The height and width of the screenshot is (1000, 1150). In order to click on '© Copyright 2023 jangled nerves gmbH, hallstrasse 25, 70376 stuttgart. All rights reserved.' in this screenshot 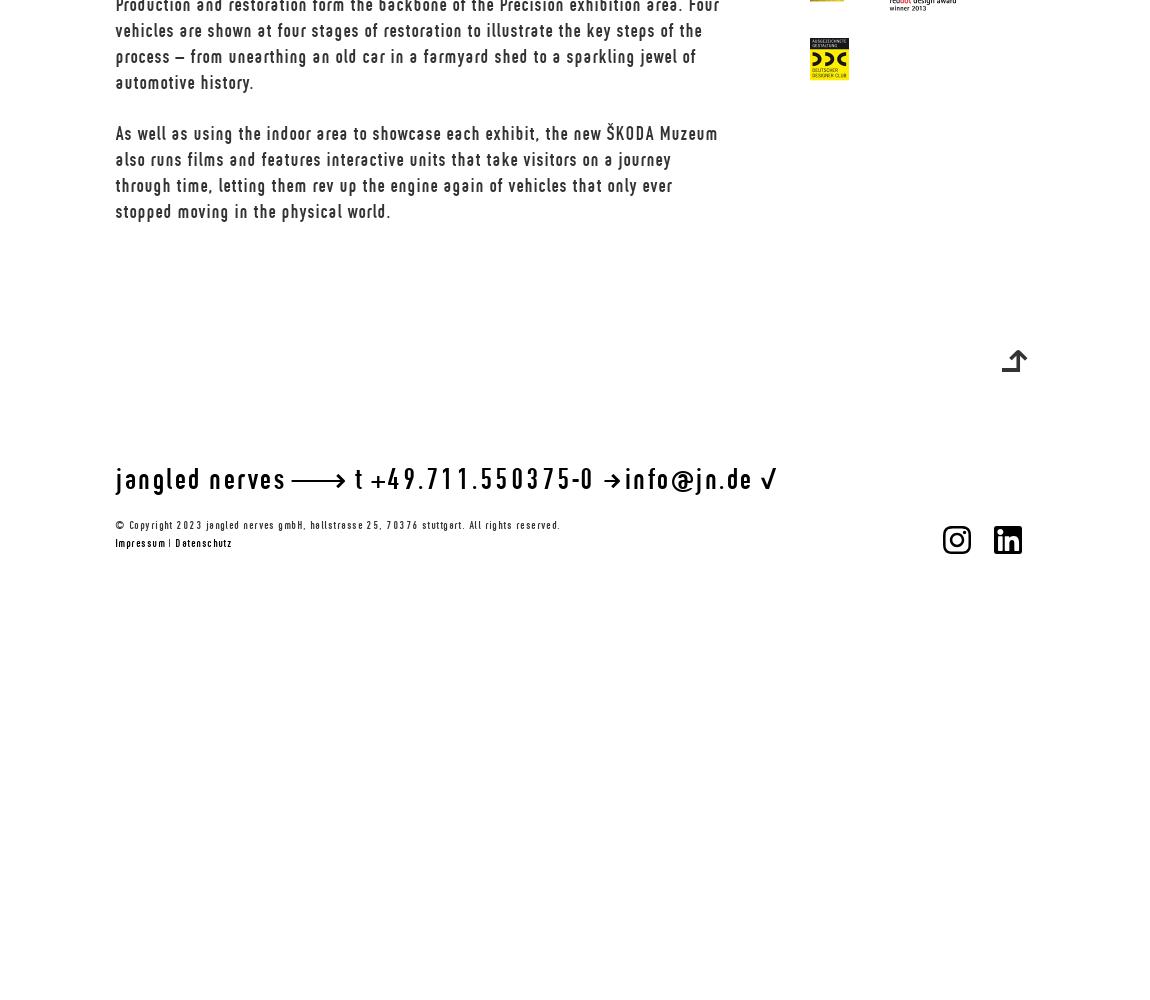, I will do `click(114, 525)`.